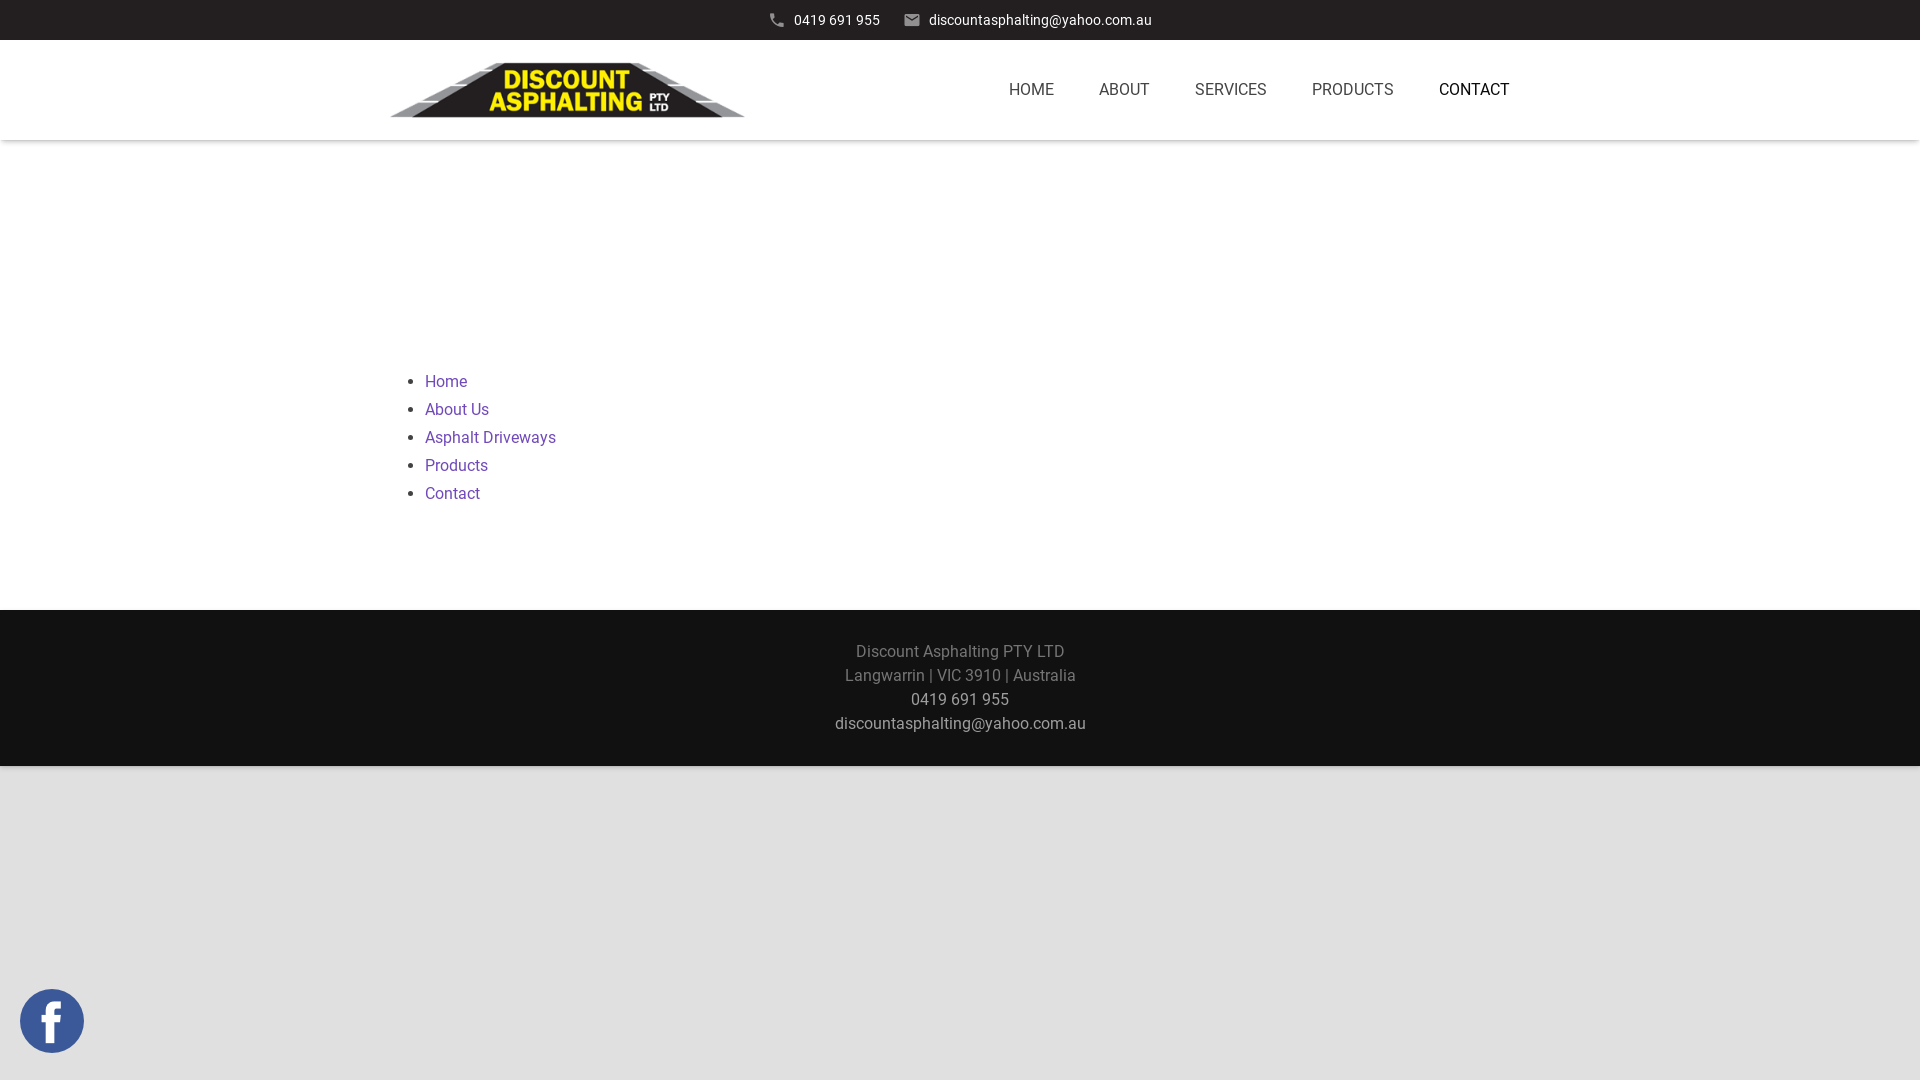 The image size is (1920, 1080). What do you see at coordinates (836, 19) in the screenshot?
I see `'0419 691 955'` at bounding box center [836, 19].